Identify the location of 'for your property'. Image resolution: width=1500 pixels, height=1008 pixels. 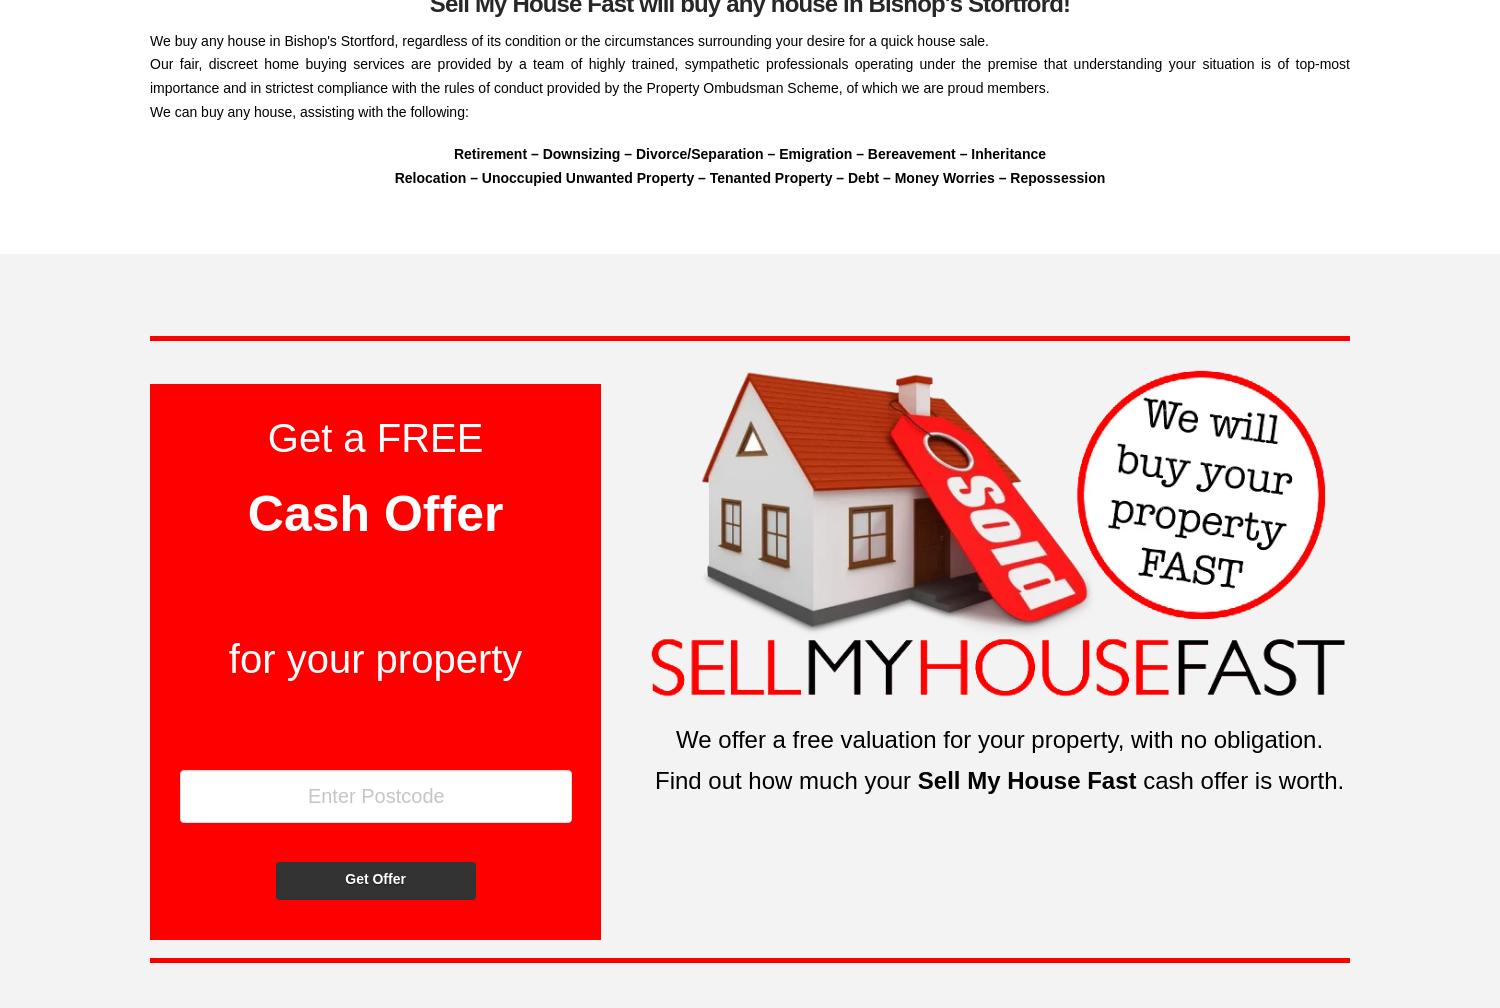
(227, 659).